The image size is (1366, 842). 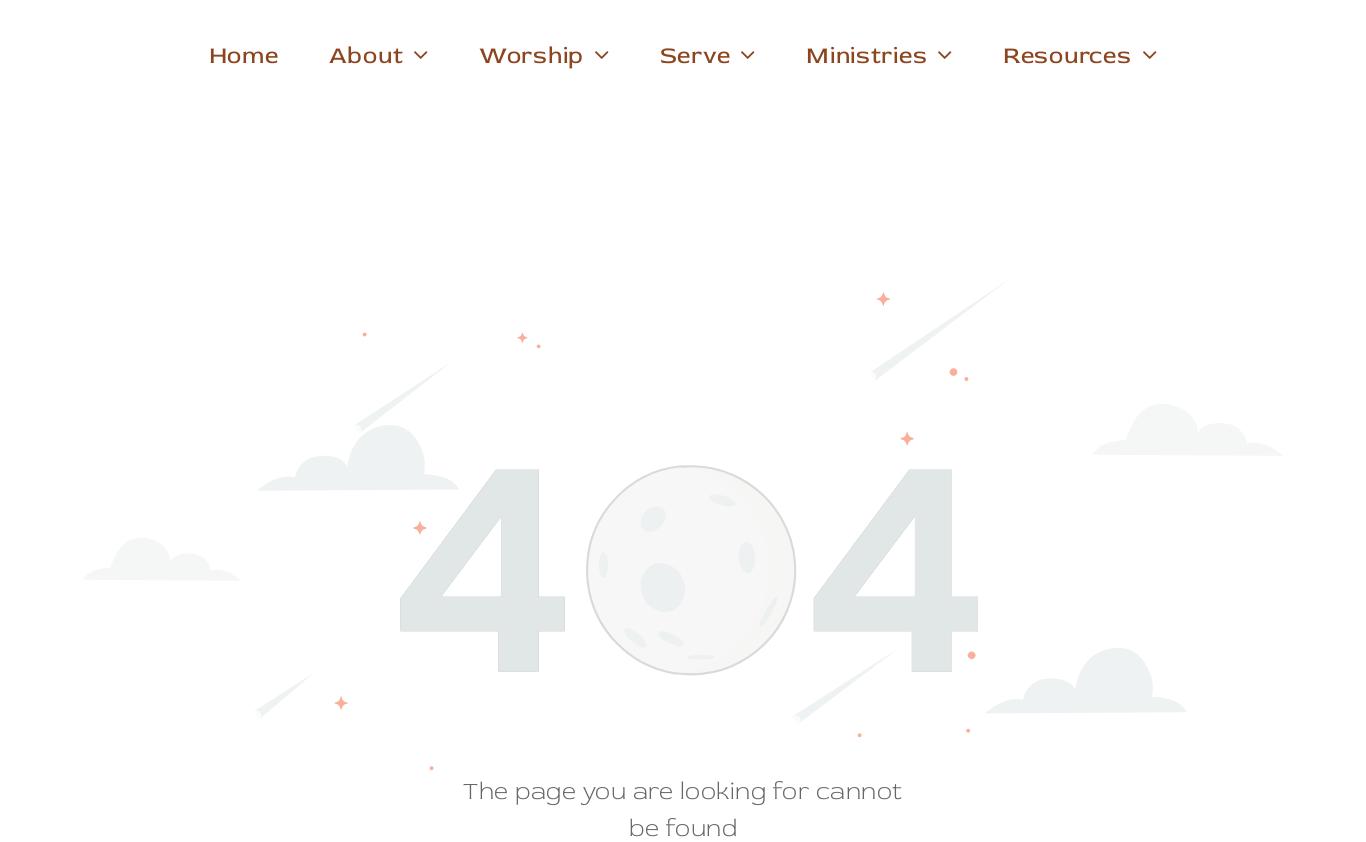 What do you see at coordinates (327, 54) in the screenshot?
I see `'About'` at bounding box center [327, 54].